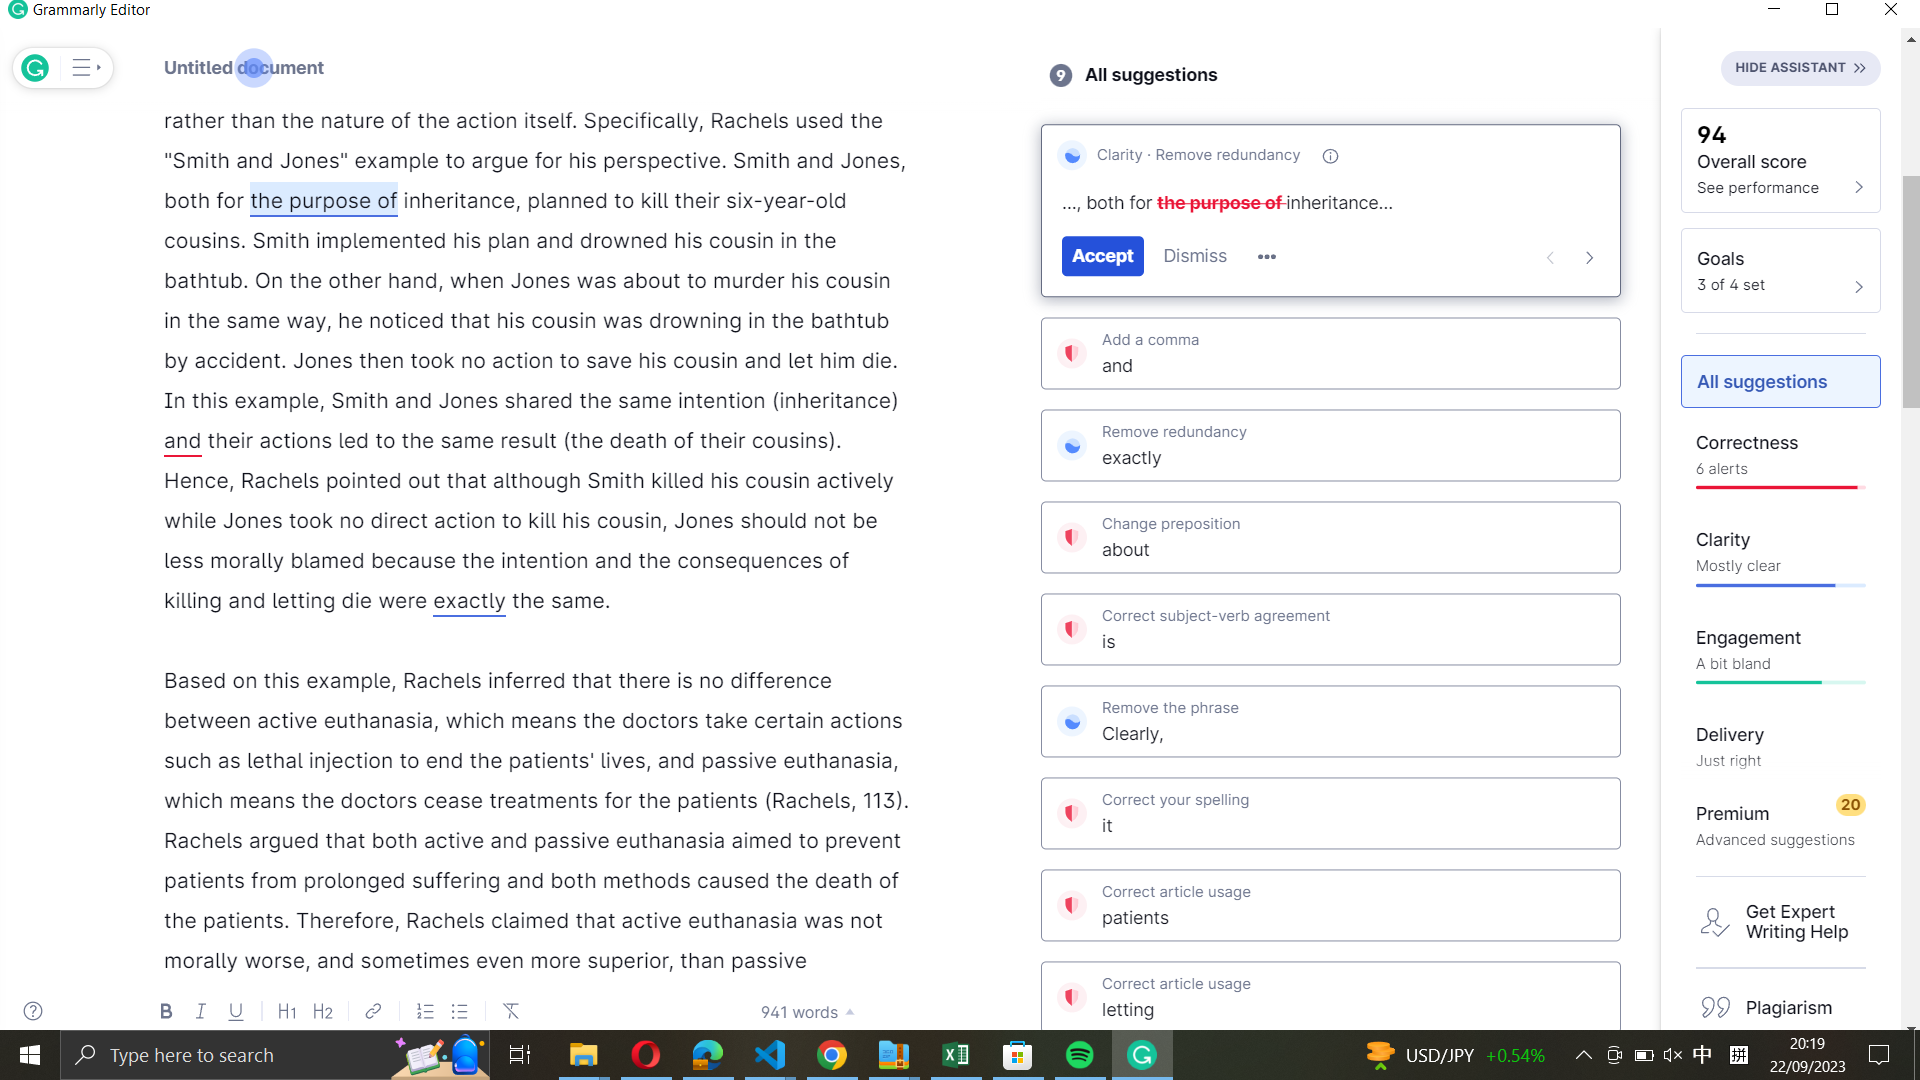 The width and height of the screenshot is (1920, 1080). I want to click on Change word font to italics, so click(458, 200).